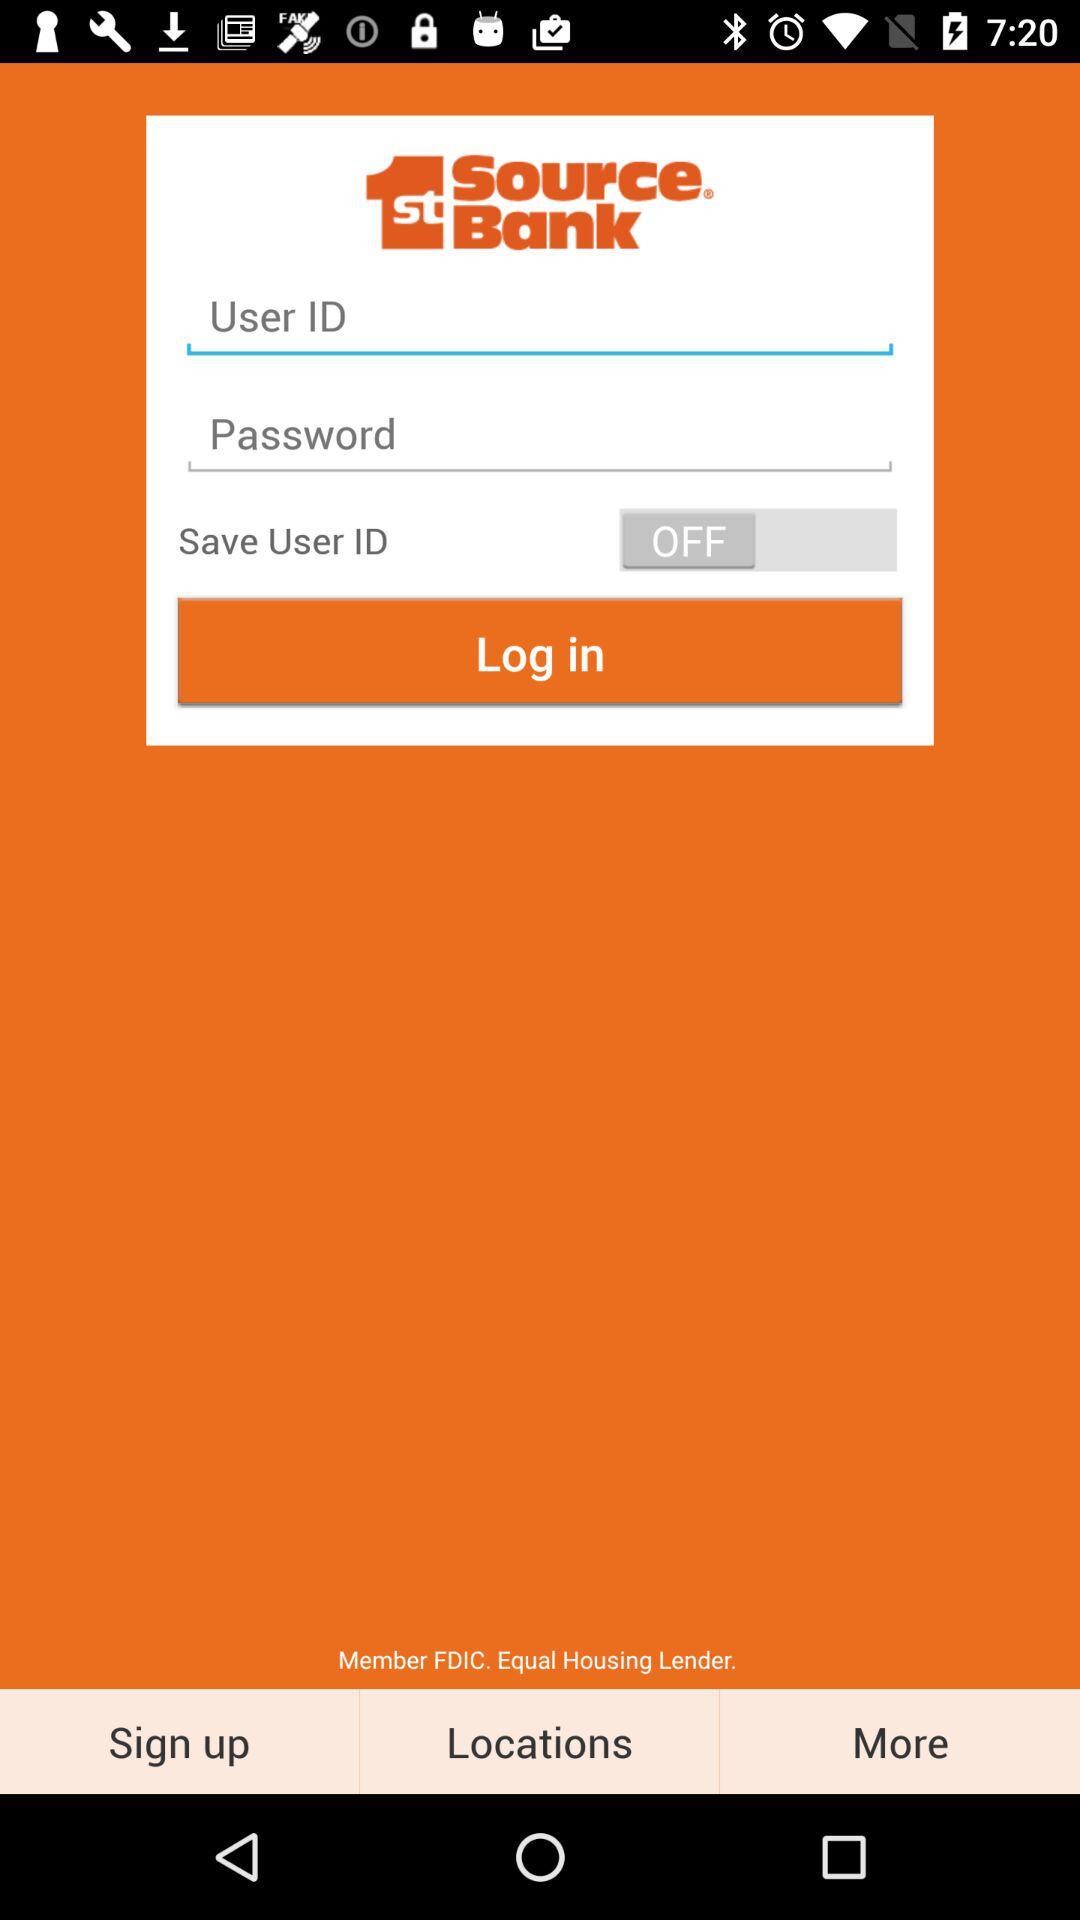  I want to click on the item at the top right corner, so click(758, 539).